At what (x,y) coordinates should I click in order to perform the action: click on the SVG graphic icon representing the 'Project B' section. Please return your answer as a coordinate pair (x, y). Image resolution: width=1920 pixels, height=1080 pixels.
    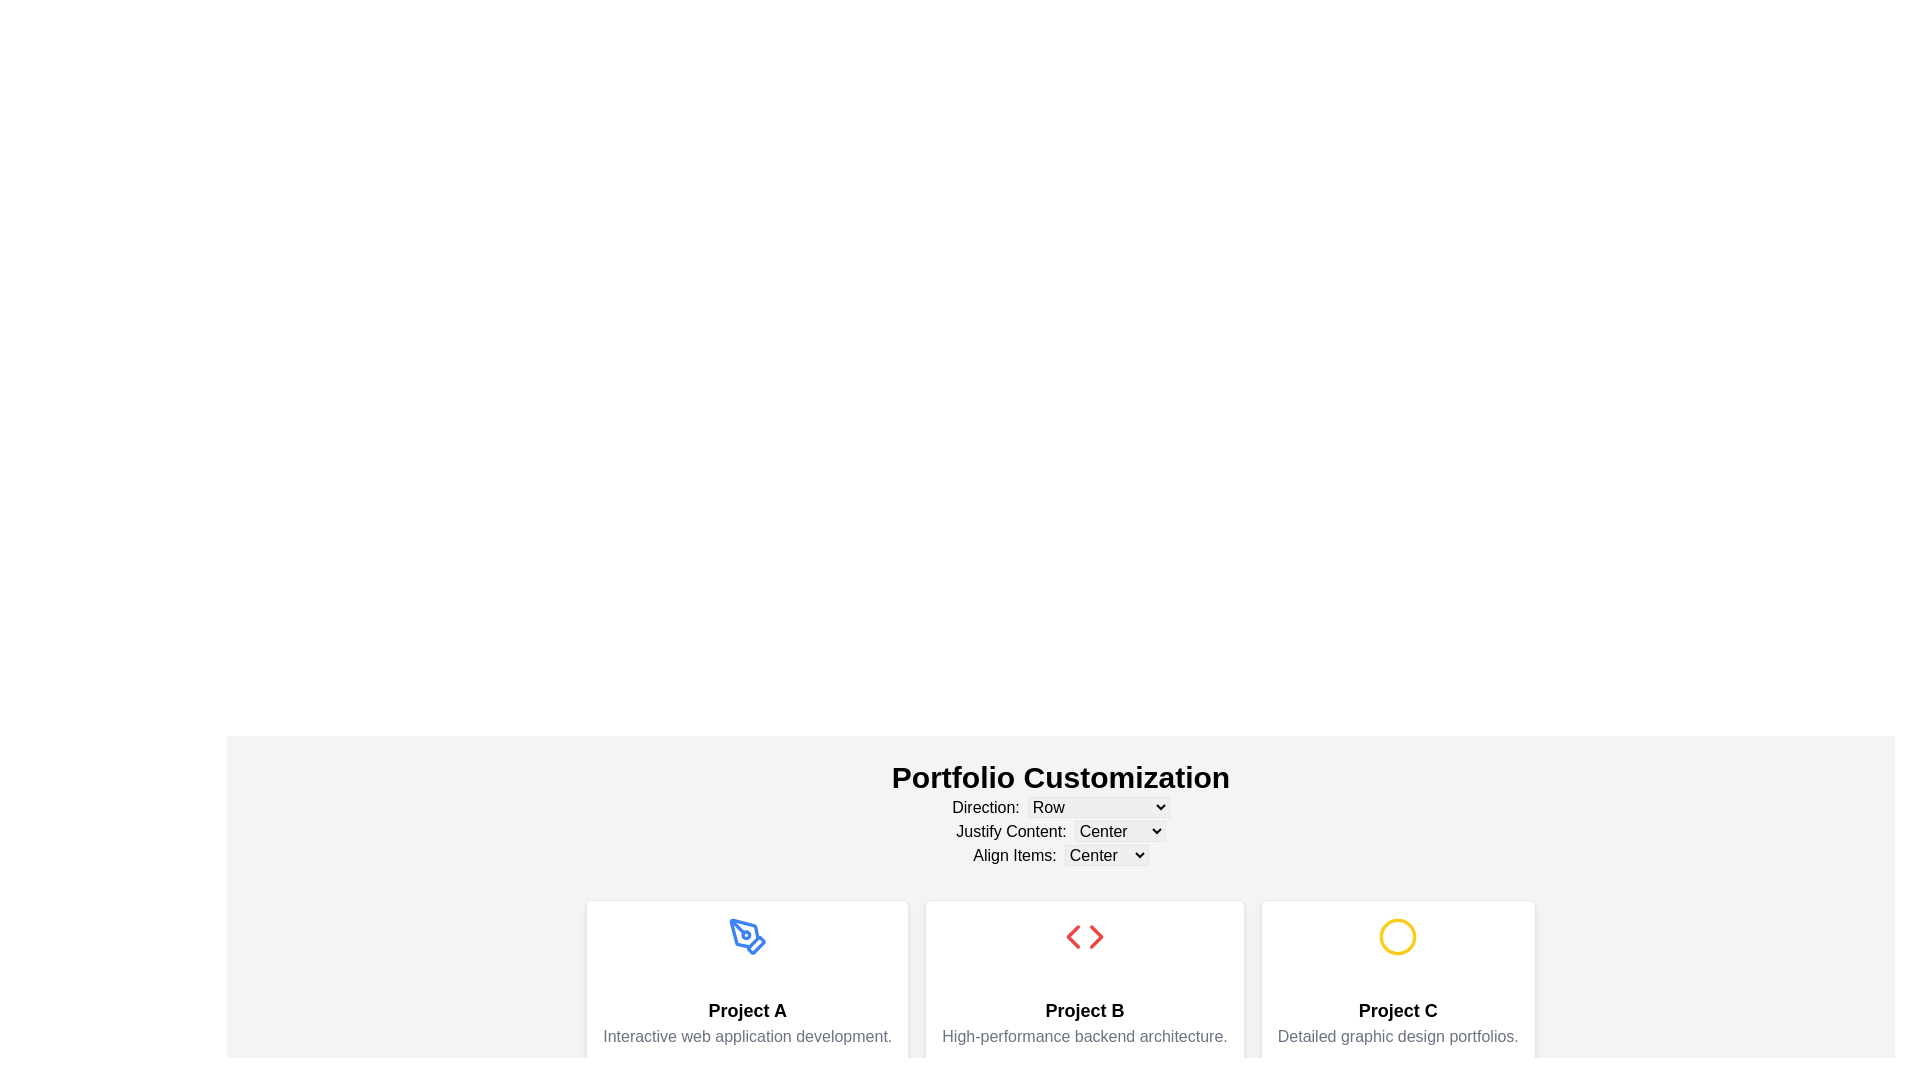
    Looking at the image, I should click on (1083, 937).